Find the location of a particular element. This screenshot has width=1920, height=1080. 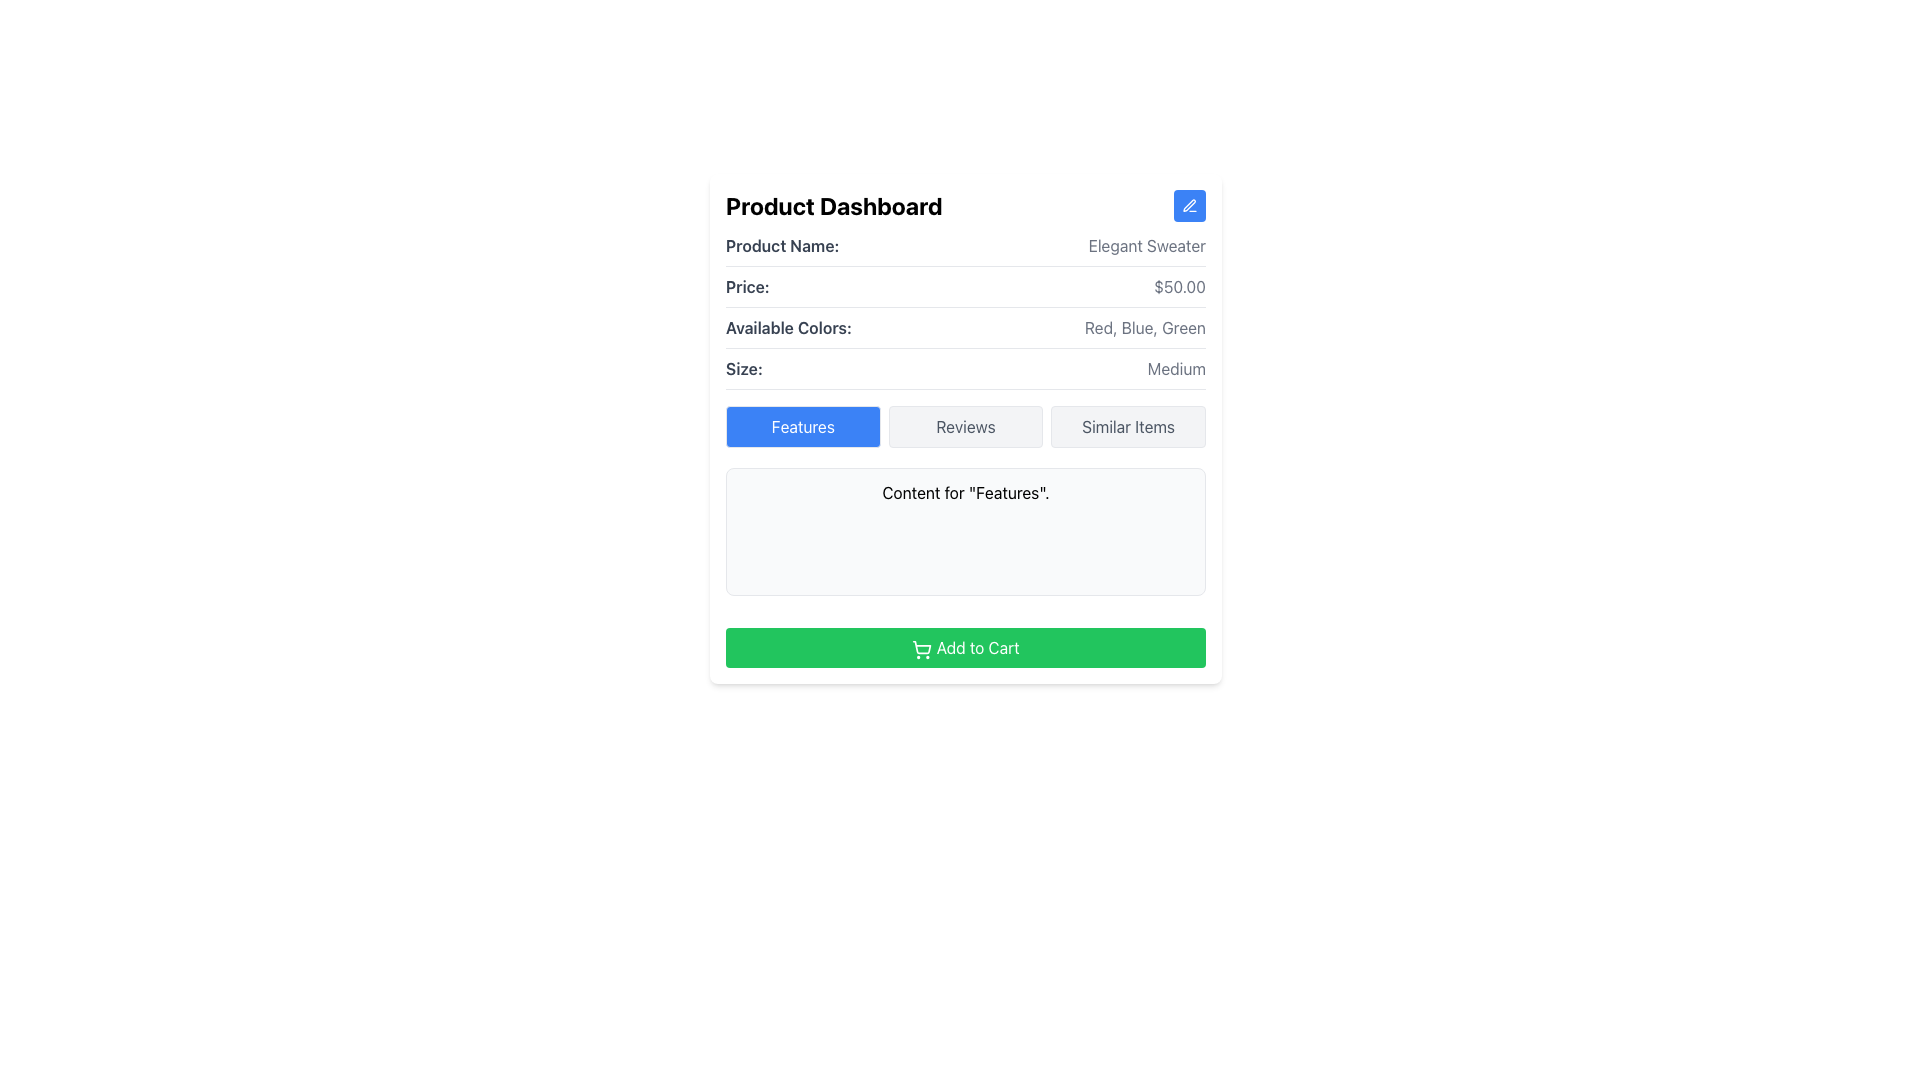

the Text Label that identifies the product name 'Elegant Sweater' located under the 'Product Dashboard' heading in the upper portion of the product details panel is located at coordinates (781, 245).